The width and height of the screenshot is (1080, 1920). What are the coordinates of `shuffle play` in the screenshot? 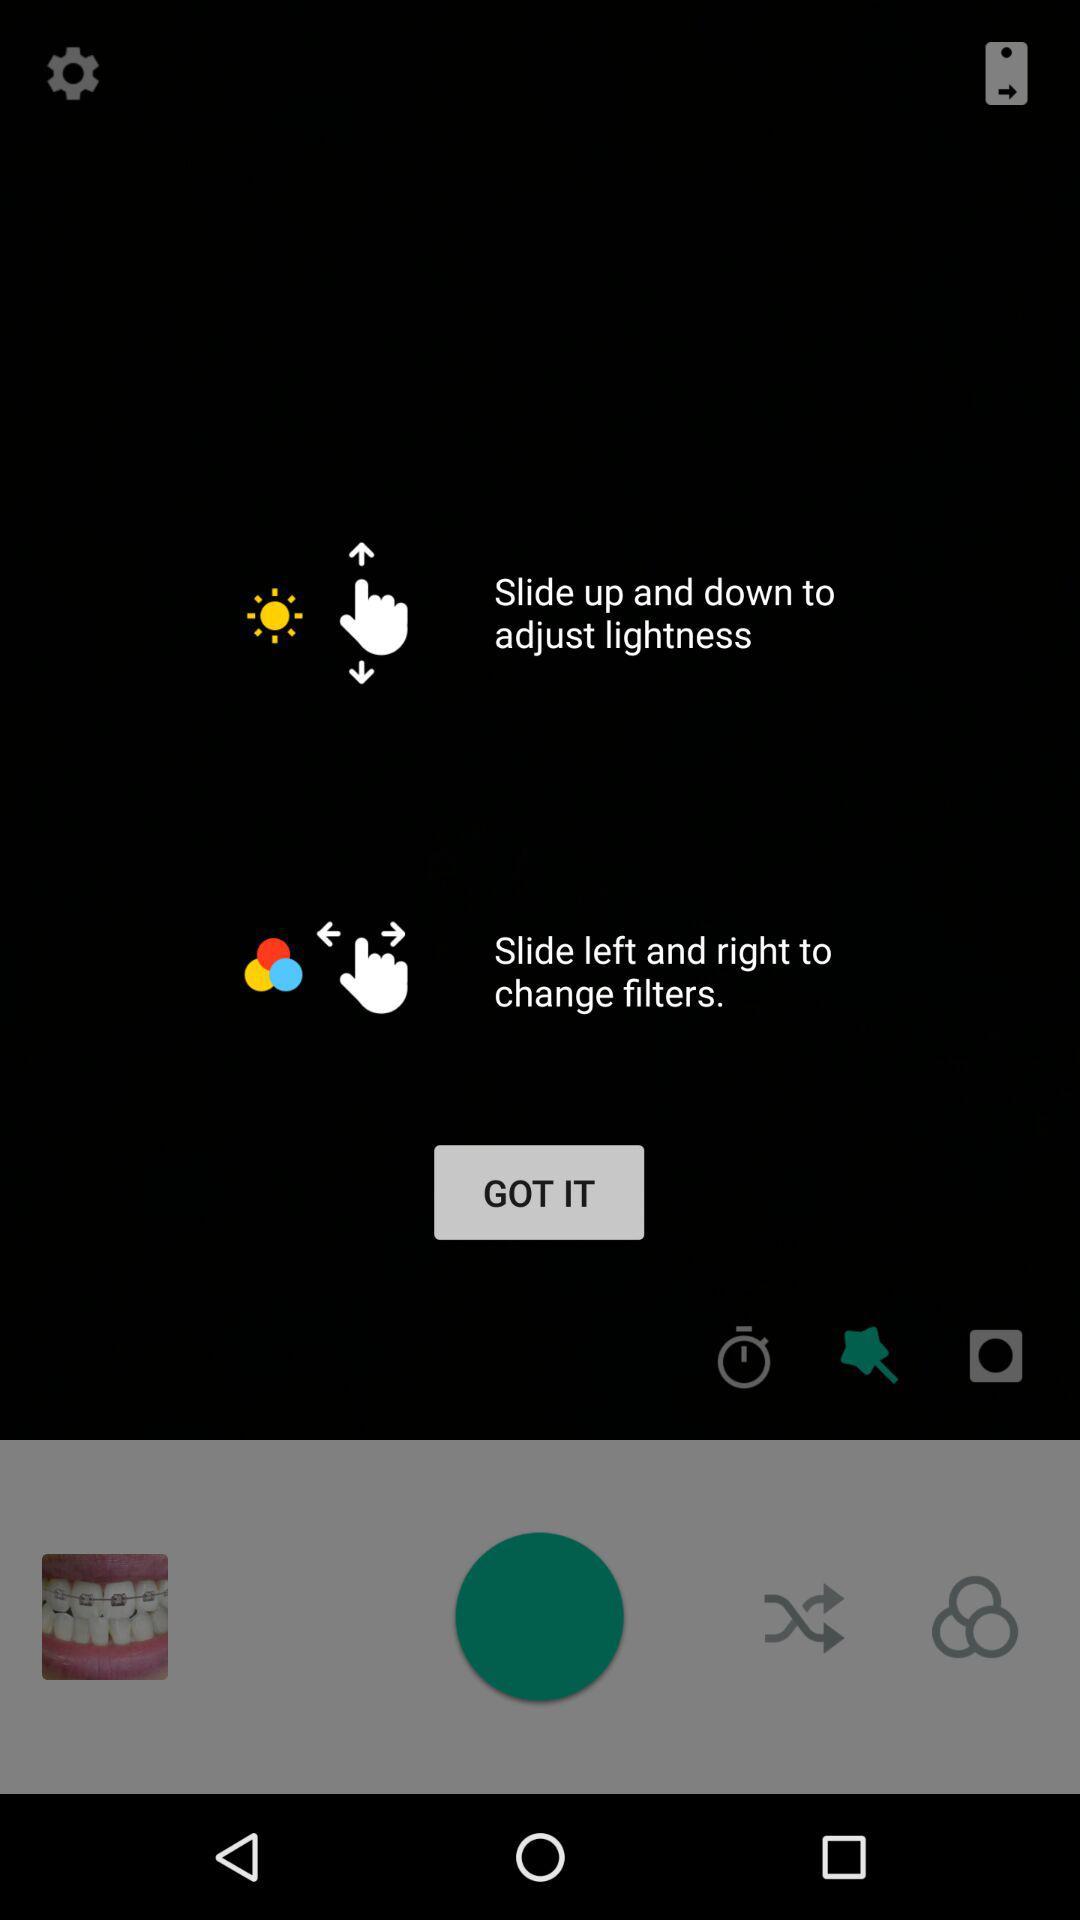 It's located at (805, 1617).